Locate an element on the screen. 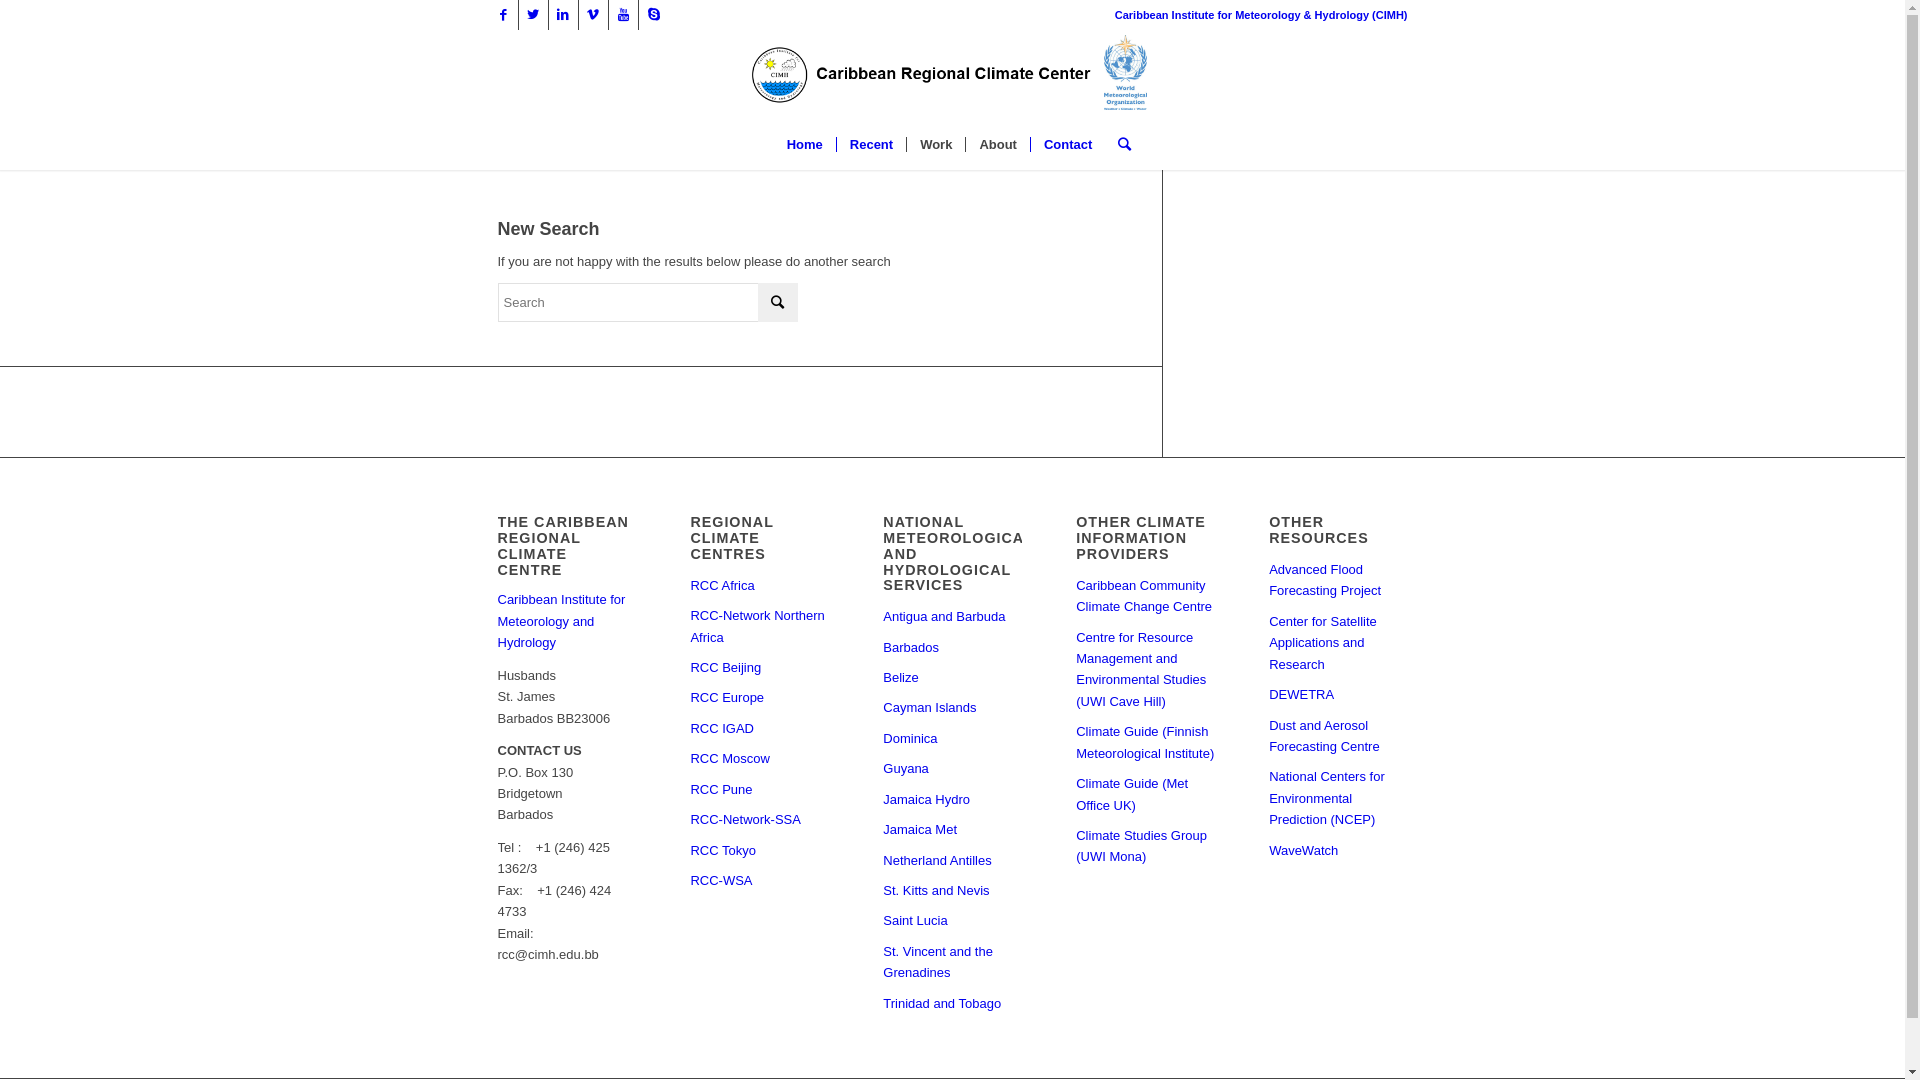 The image size is (1920, 1080). 'Twitter' is located at coordinates (532, 15).